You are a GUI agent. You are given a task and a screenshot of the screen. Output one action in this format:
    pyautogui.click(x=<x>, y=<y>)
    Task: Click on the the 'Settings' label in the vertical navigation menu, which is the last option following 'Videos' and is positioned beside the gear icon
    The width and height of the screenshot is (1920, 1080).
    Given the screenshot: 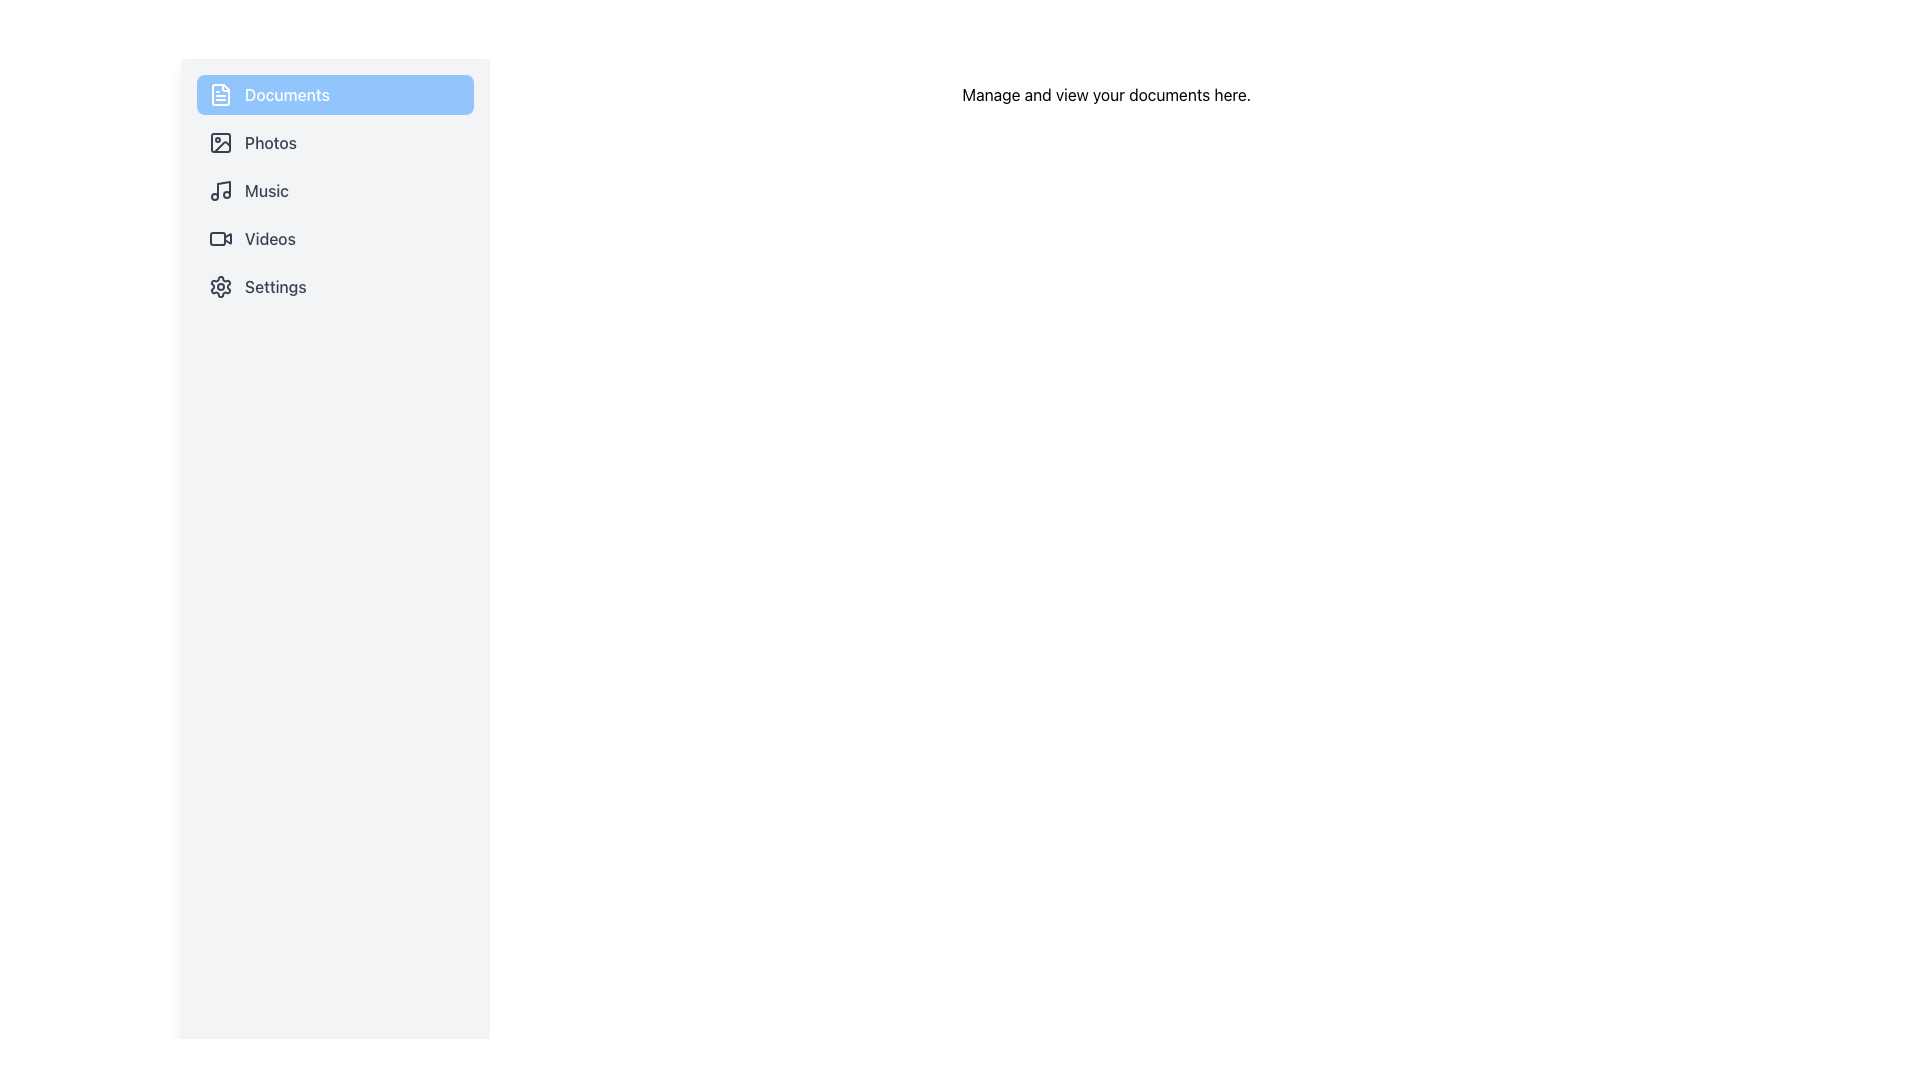 What is the action you would take?
    pyautogui.click(x=274, y=286)
    